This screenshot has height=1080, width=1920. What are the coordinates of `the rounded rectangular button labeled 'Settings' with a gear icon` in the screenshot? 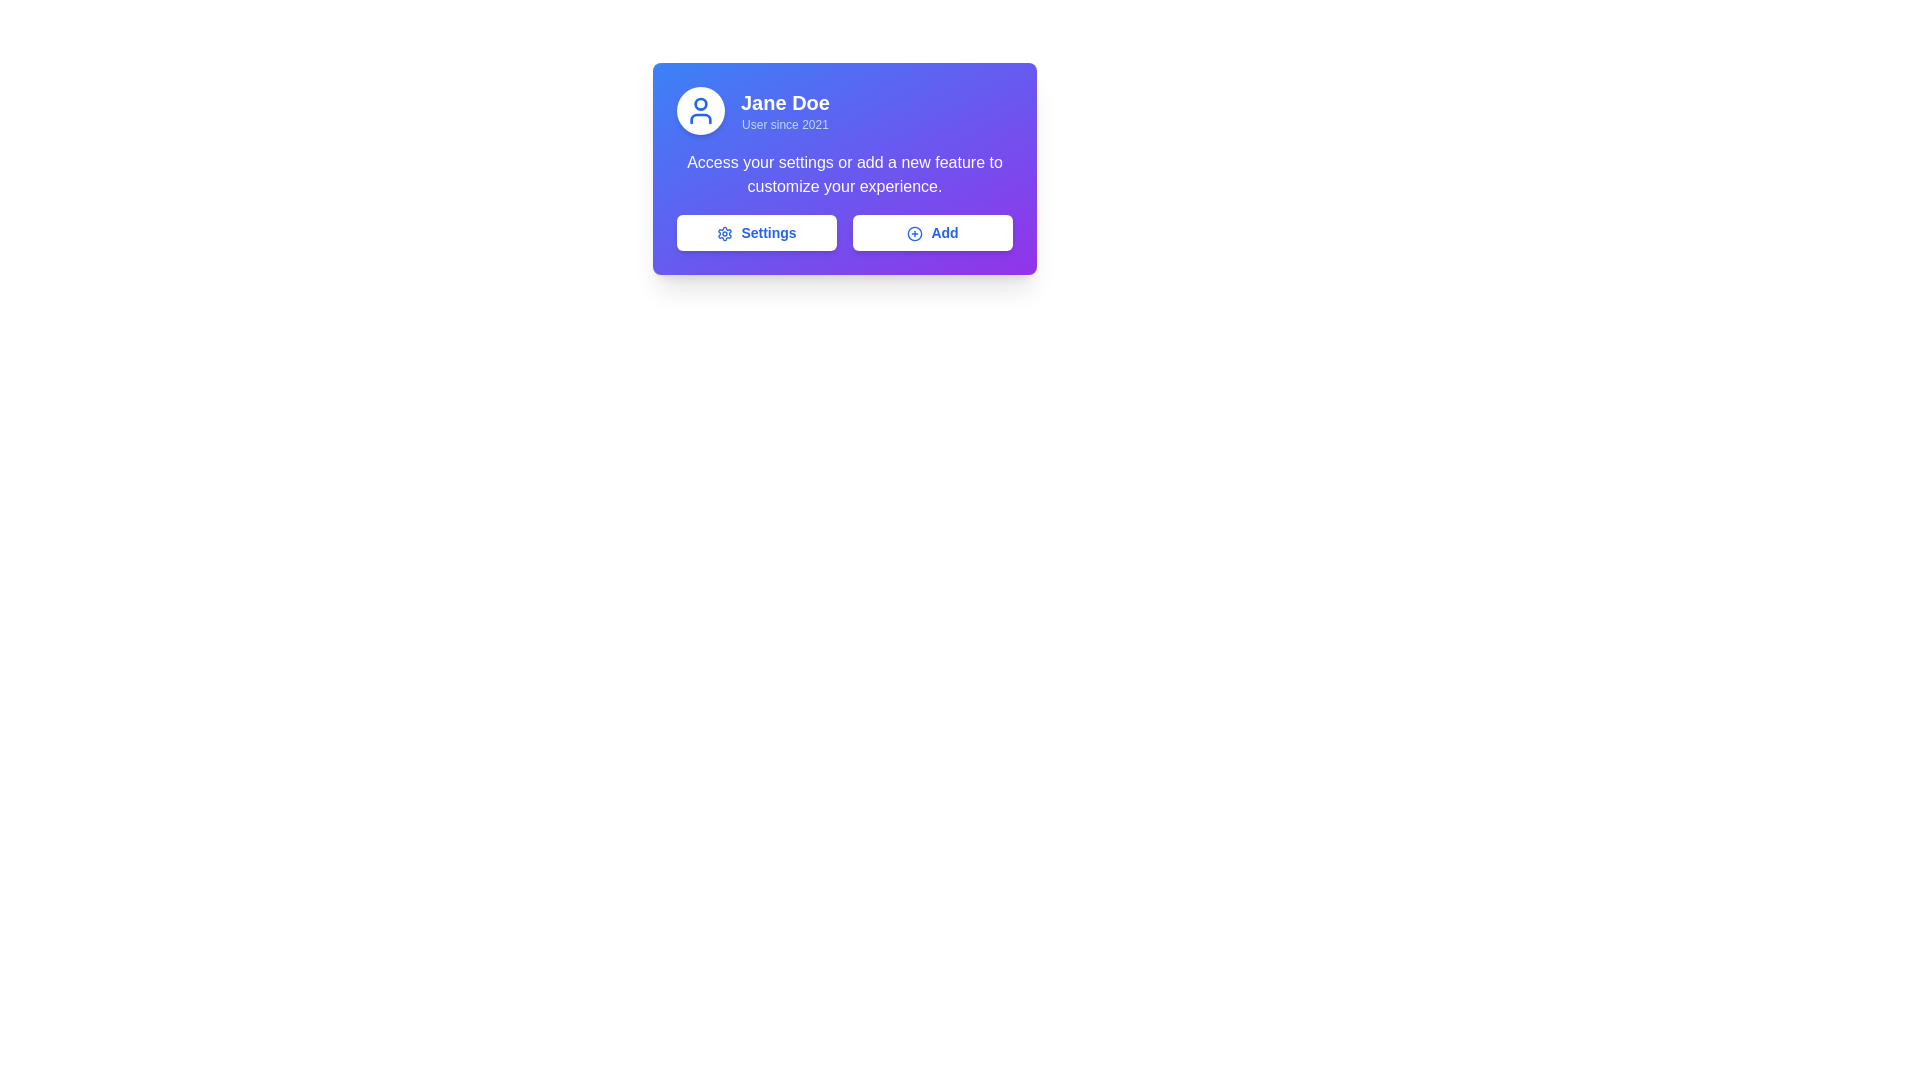 It's located at (756, 231).